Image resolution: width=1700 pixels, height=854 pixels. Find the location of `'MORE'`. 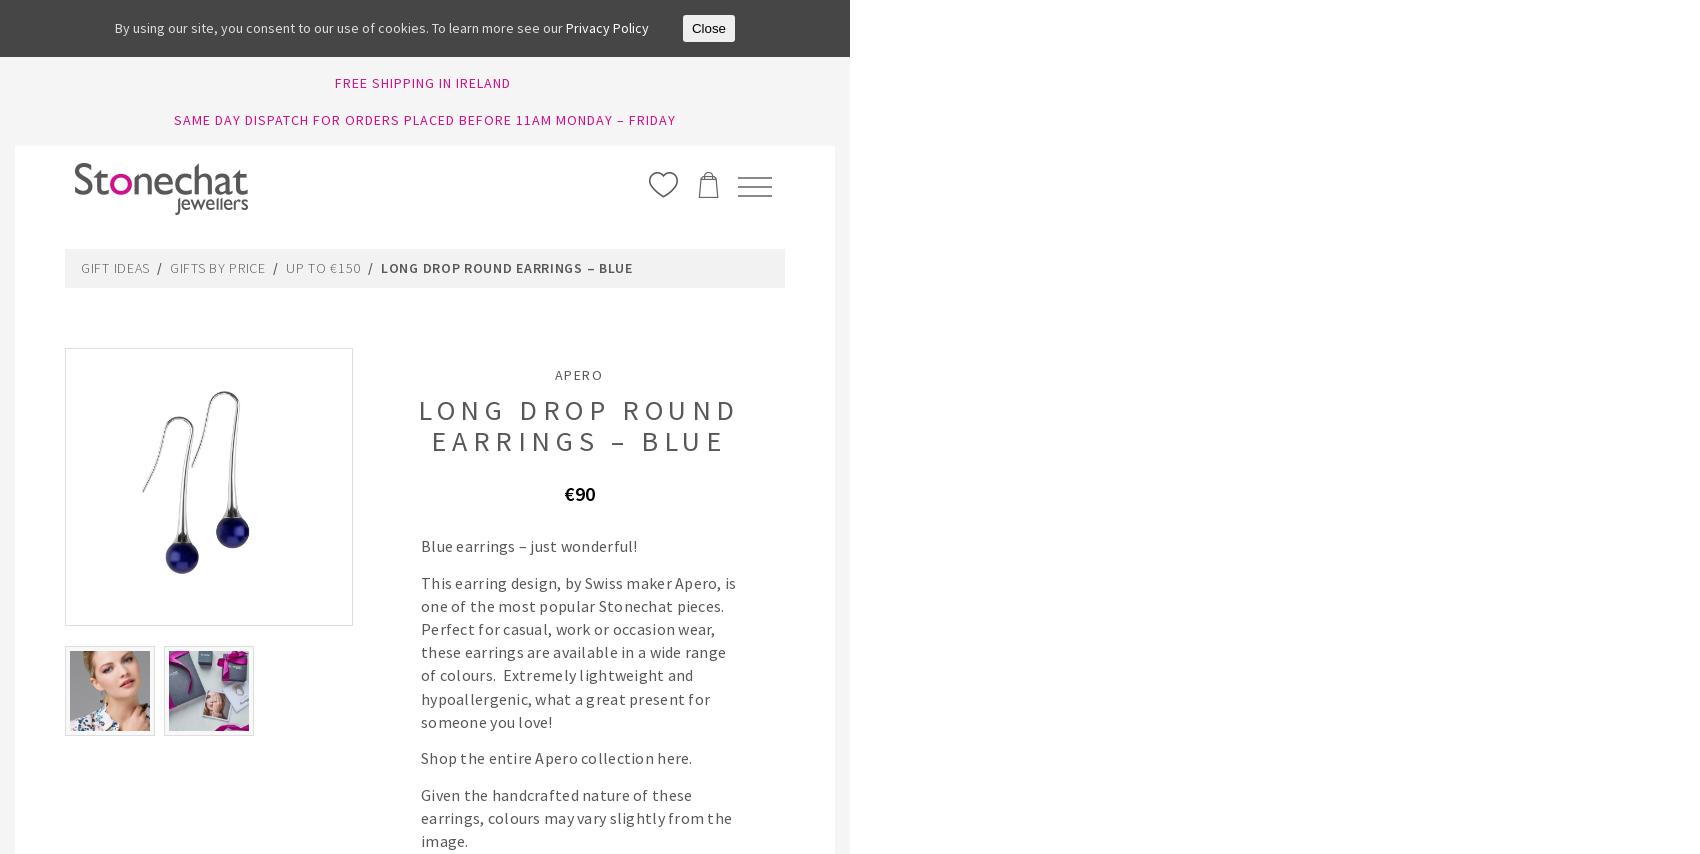

'MORE' is located at coordinates (1312, 470).